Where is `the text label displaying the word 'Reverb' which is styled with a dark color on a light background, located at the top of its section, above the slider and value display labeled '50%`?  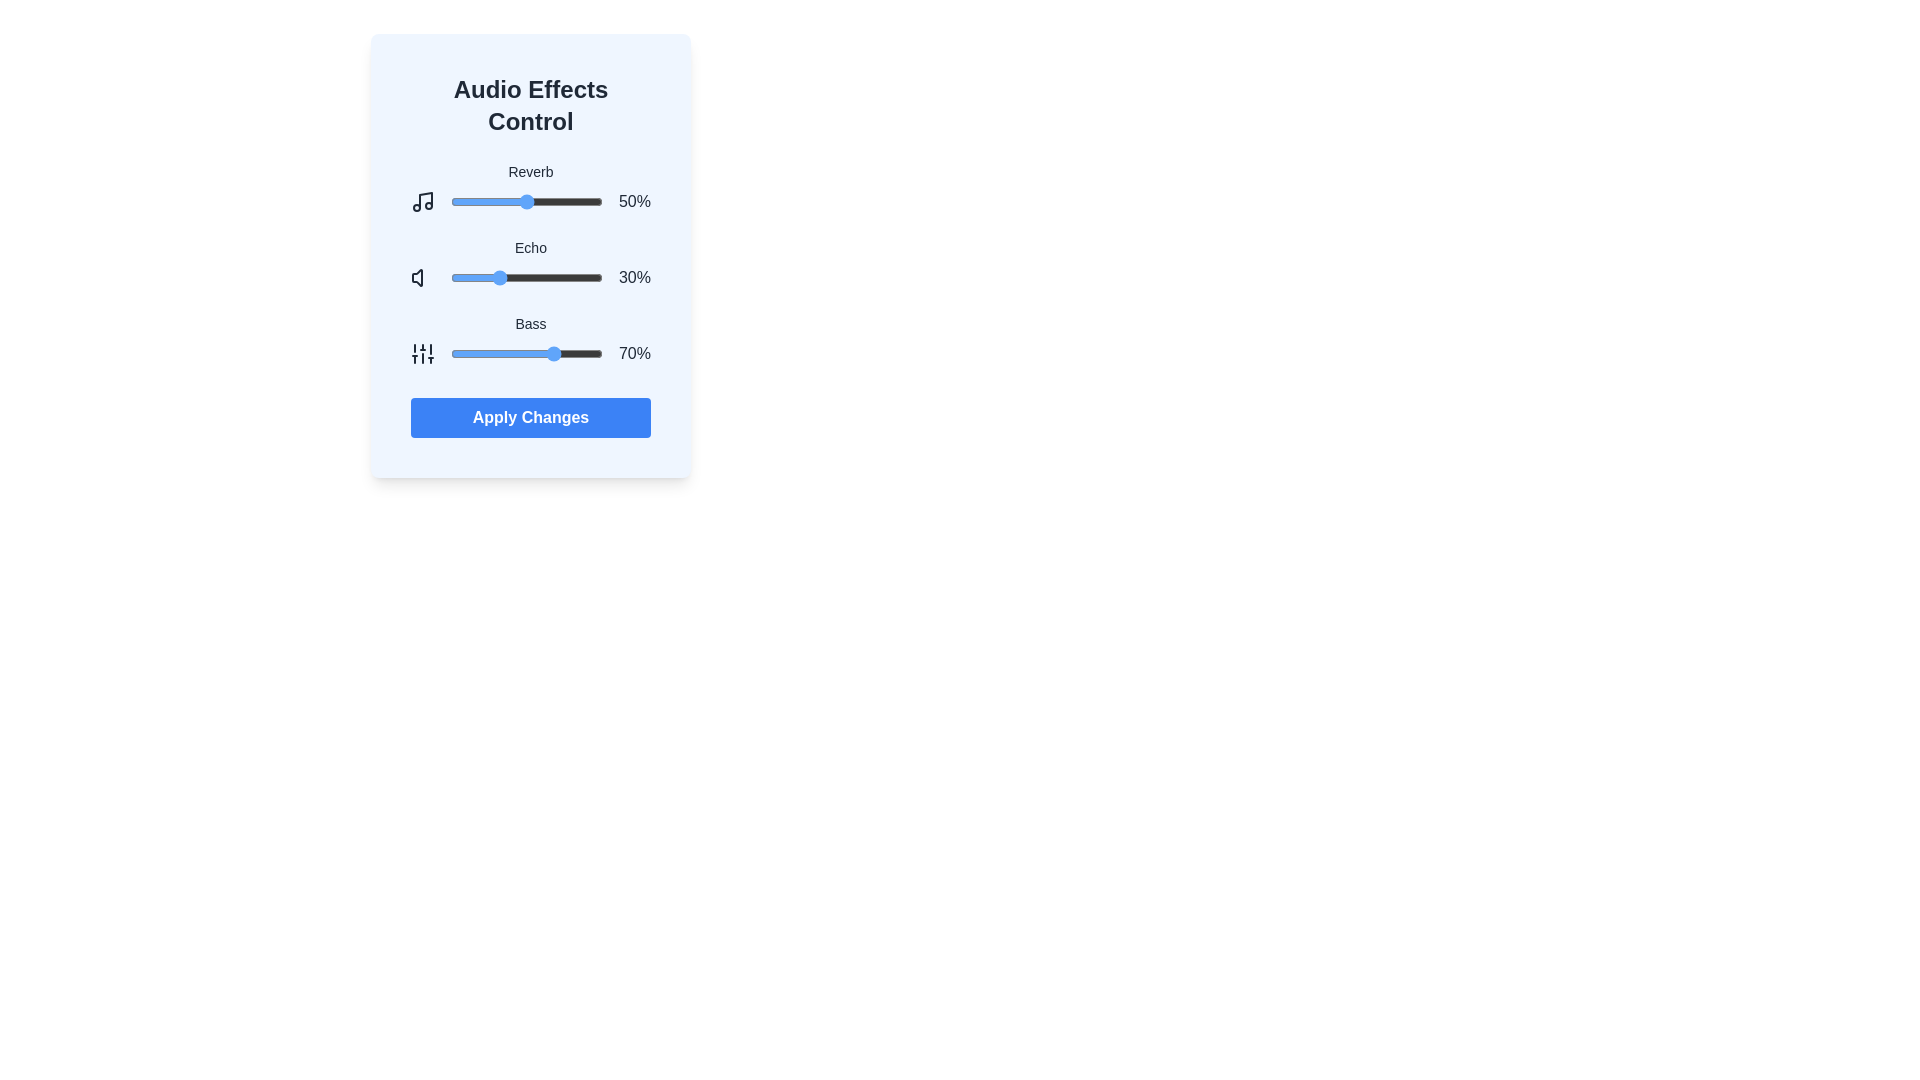
the text label displaying the word 'Reverb' which is styled with a dark color on a light background, located at the top of its section, above the slider and value display labeled '50% is located at coordinates (531, 171).